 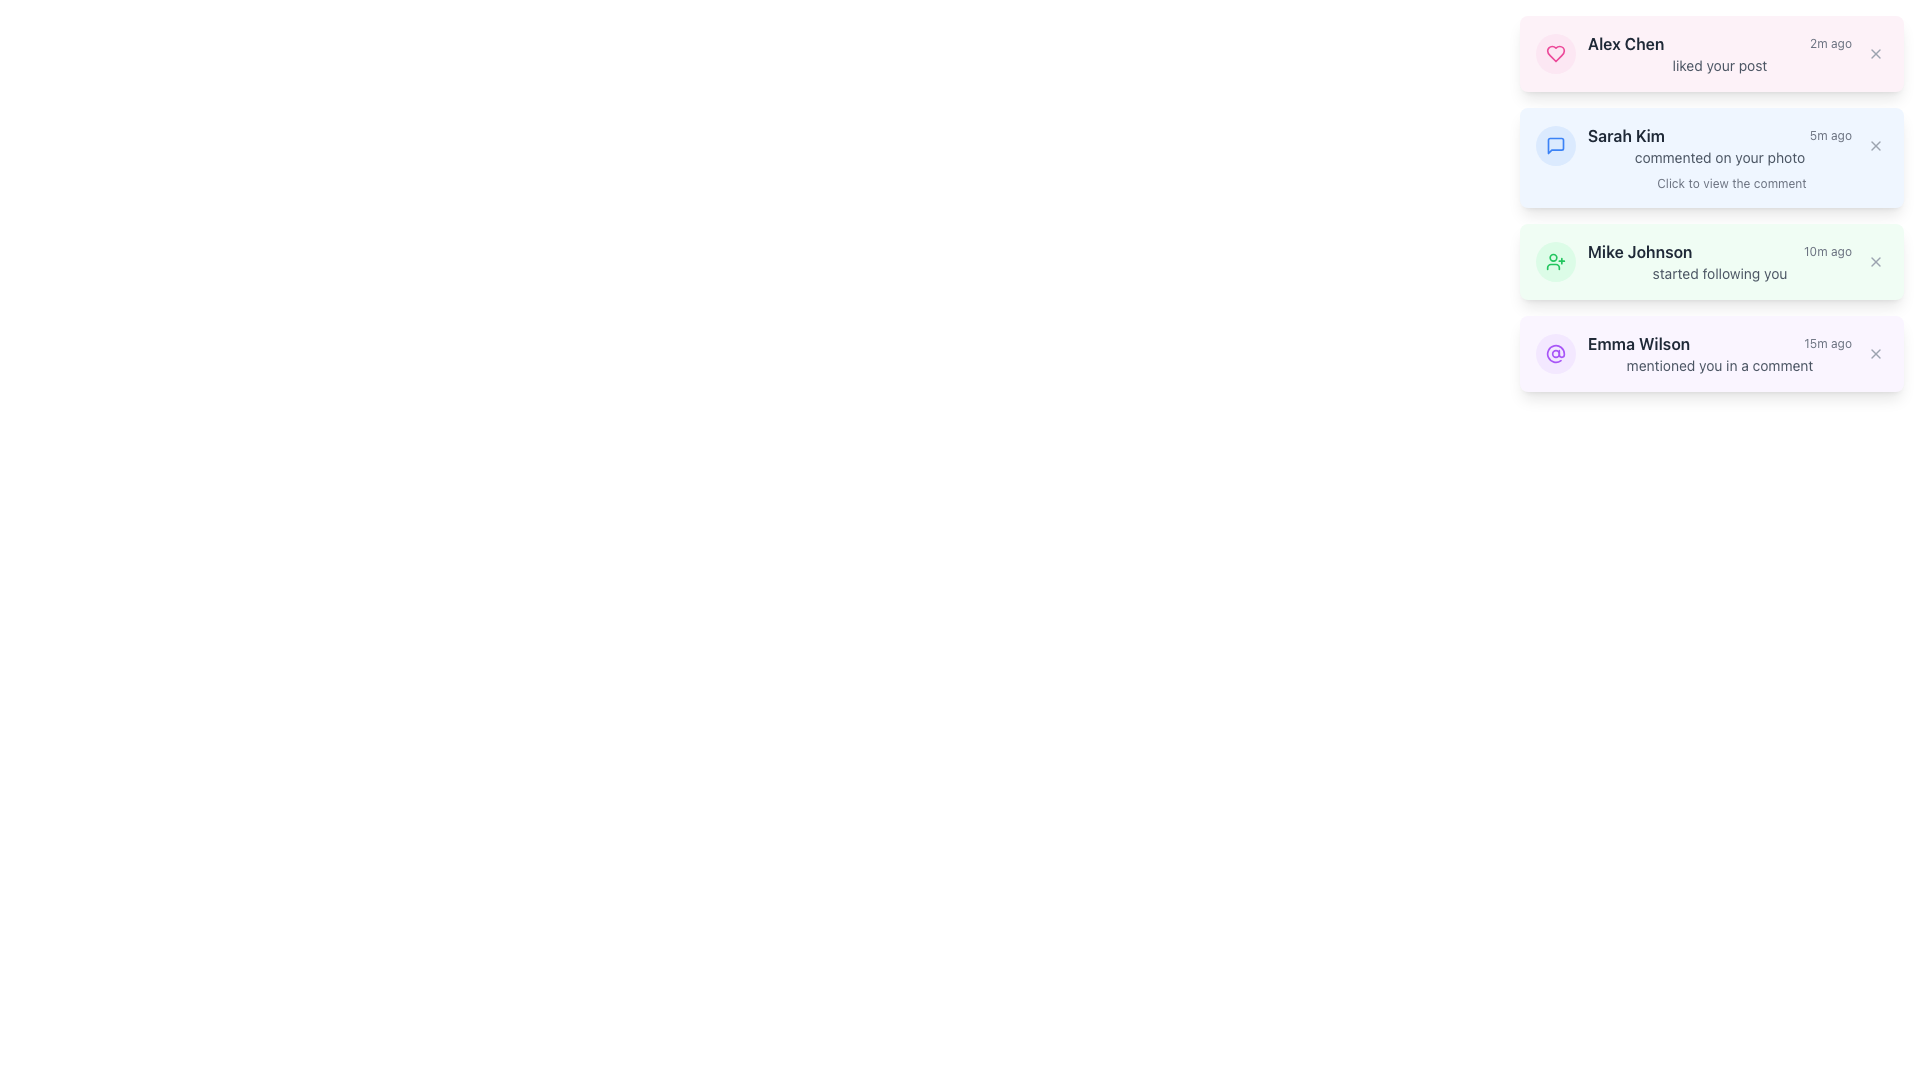 I want to click on the icon in the fourth notification card from the top in the notification panel, which is aligned horizontally with the text 'Emma Wilson mentioned you in a comment', so click(x=1554, y=353).